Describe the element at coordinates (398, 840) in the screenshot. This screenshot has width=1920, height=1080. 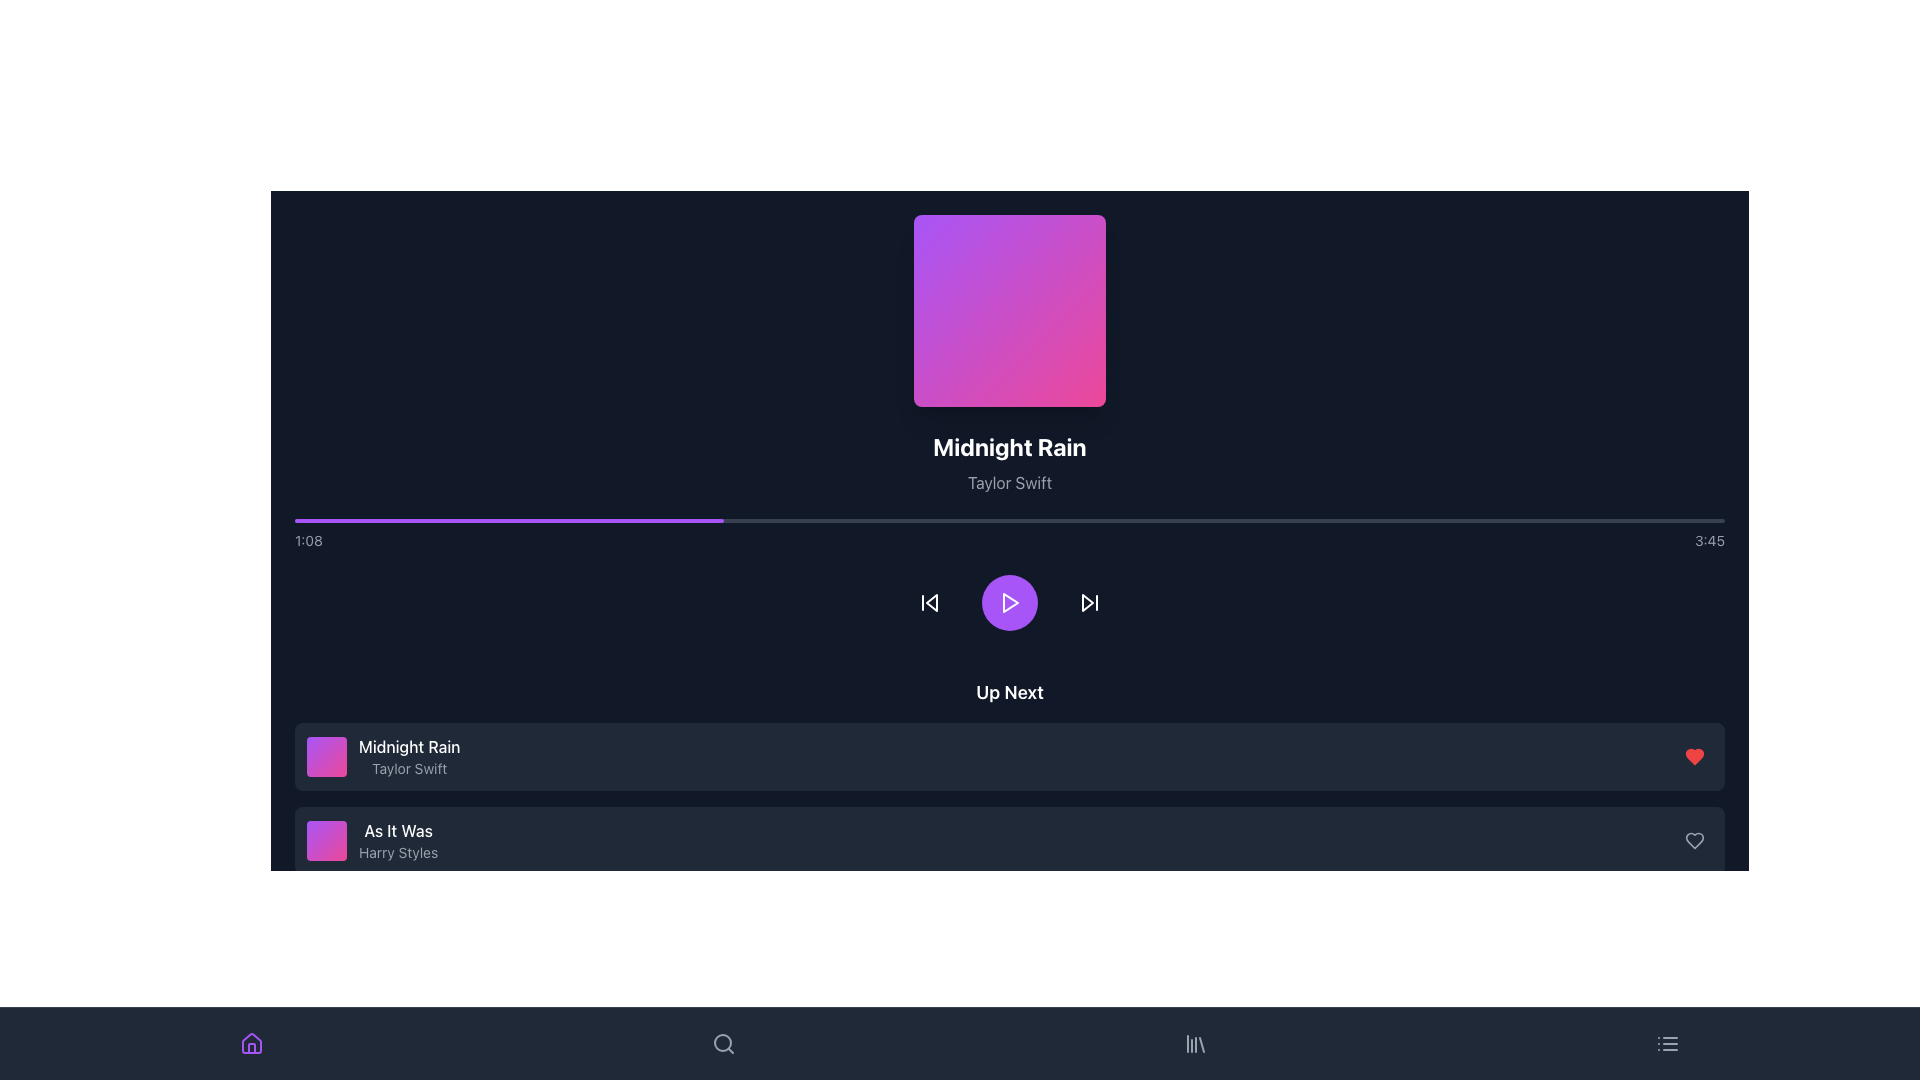
I see `text displayed in the Text block showing the title 'As It Was' and artist 'Harry Styles' in the 'Up Next' playlist, located to the right of the thumbnail` at that location.